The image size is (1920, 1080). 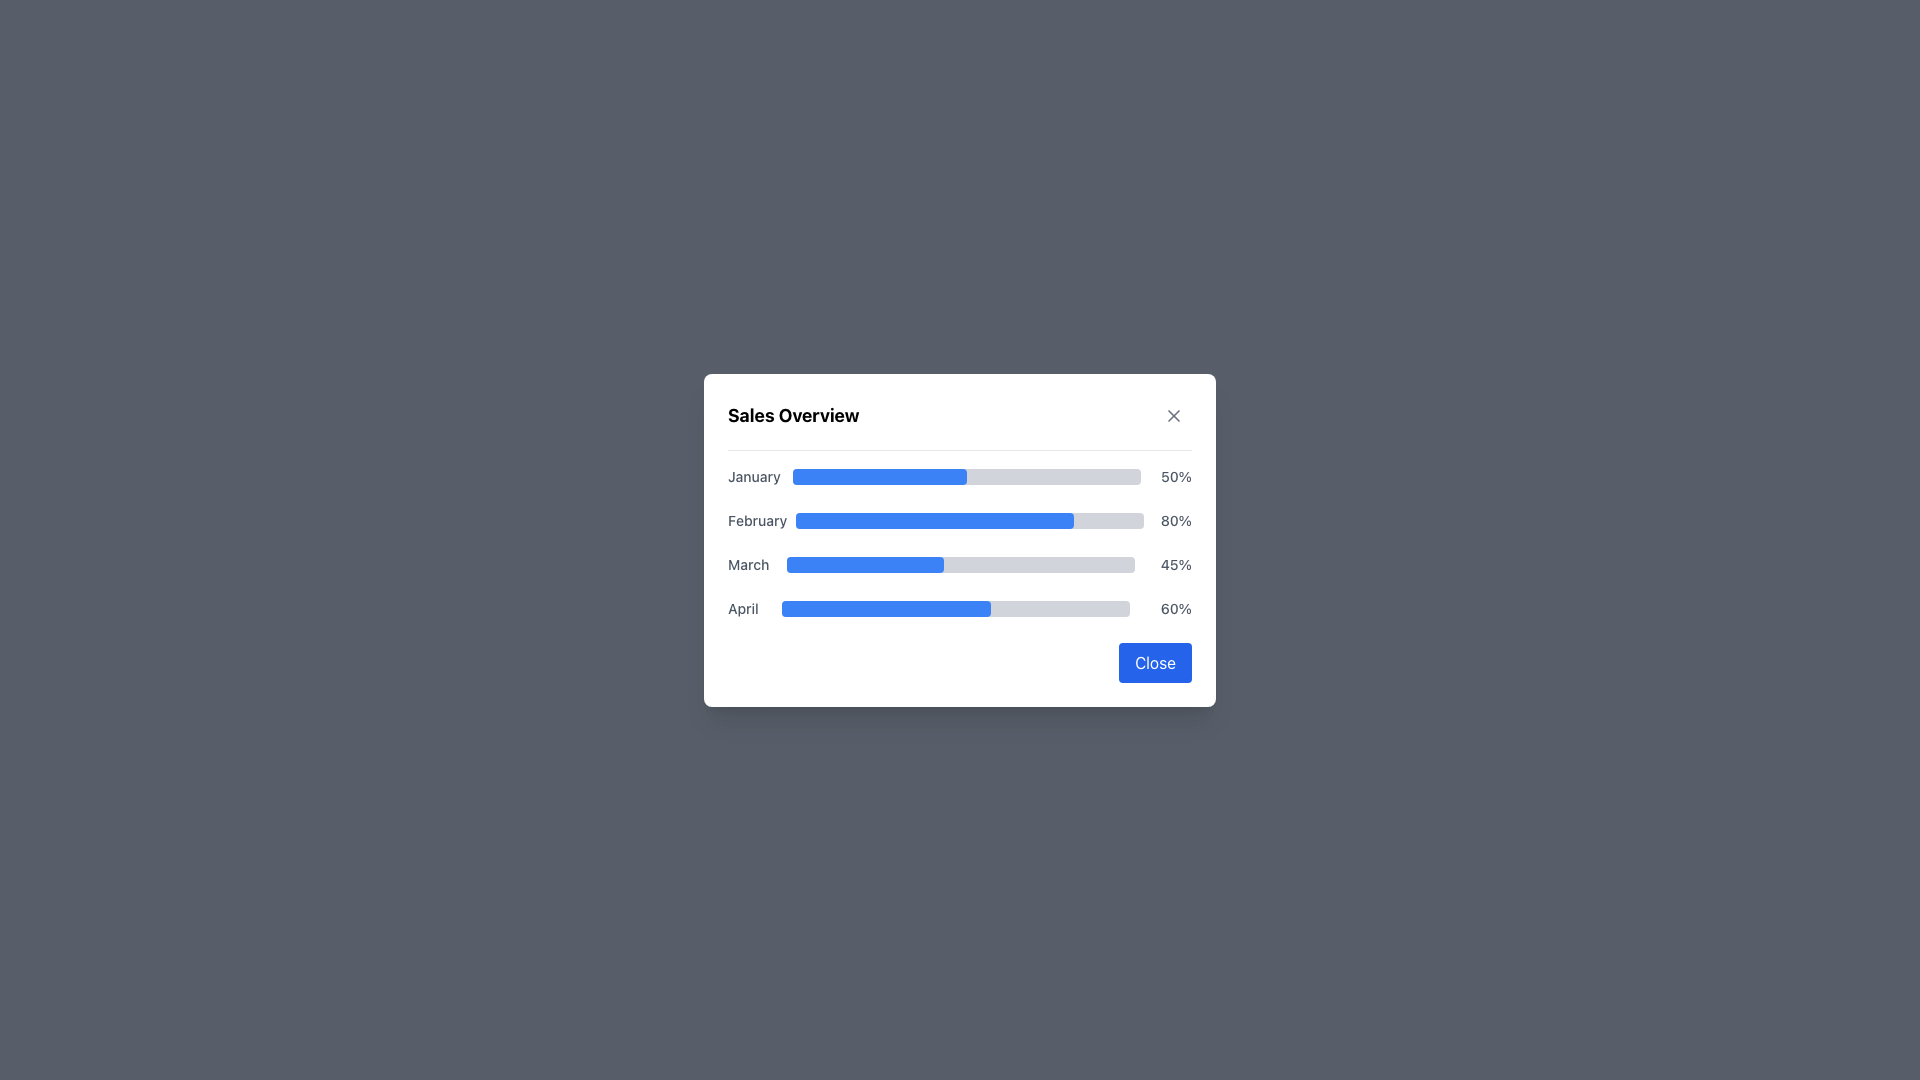 What do you see at coordinates (865, 564) in the screenshot?
I see `the progress indicator representing the completion percentage of the 'March' entry in the sales overview table` at bounding box center [865, 564].